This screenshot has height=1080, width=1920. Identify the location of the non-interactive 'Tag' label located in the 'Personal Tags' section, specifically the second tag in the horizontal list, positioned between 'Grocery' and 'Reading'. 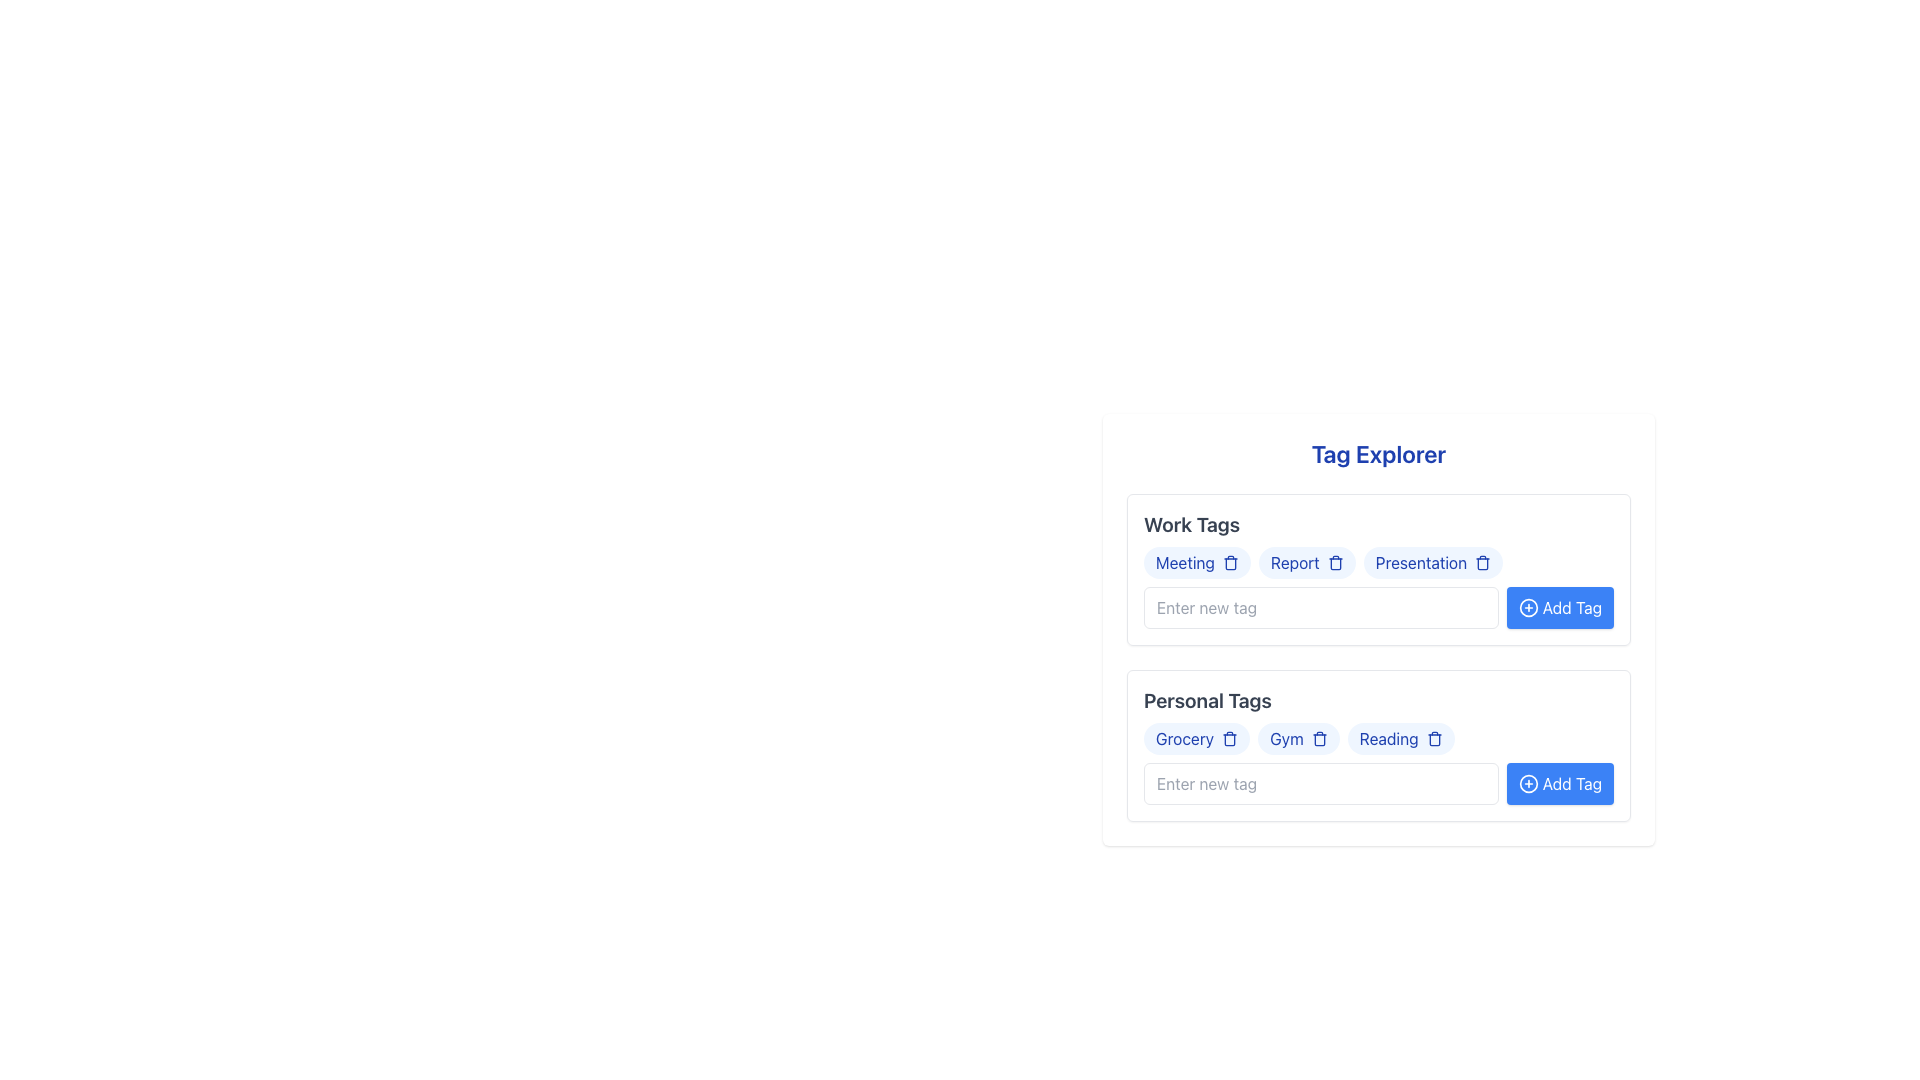
(1298, 739).